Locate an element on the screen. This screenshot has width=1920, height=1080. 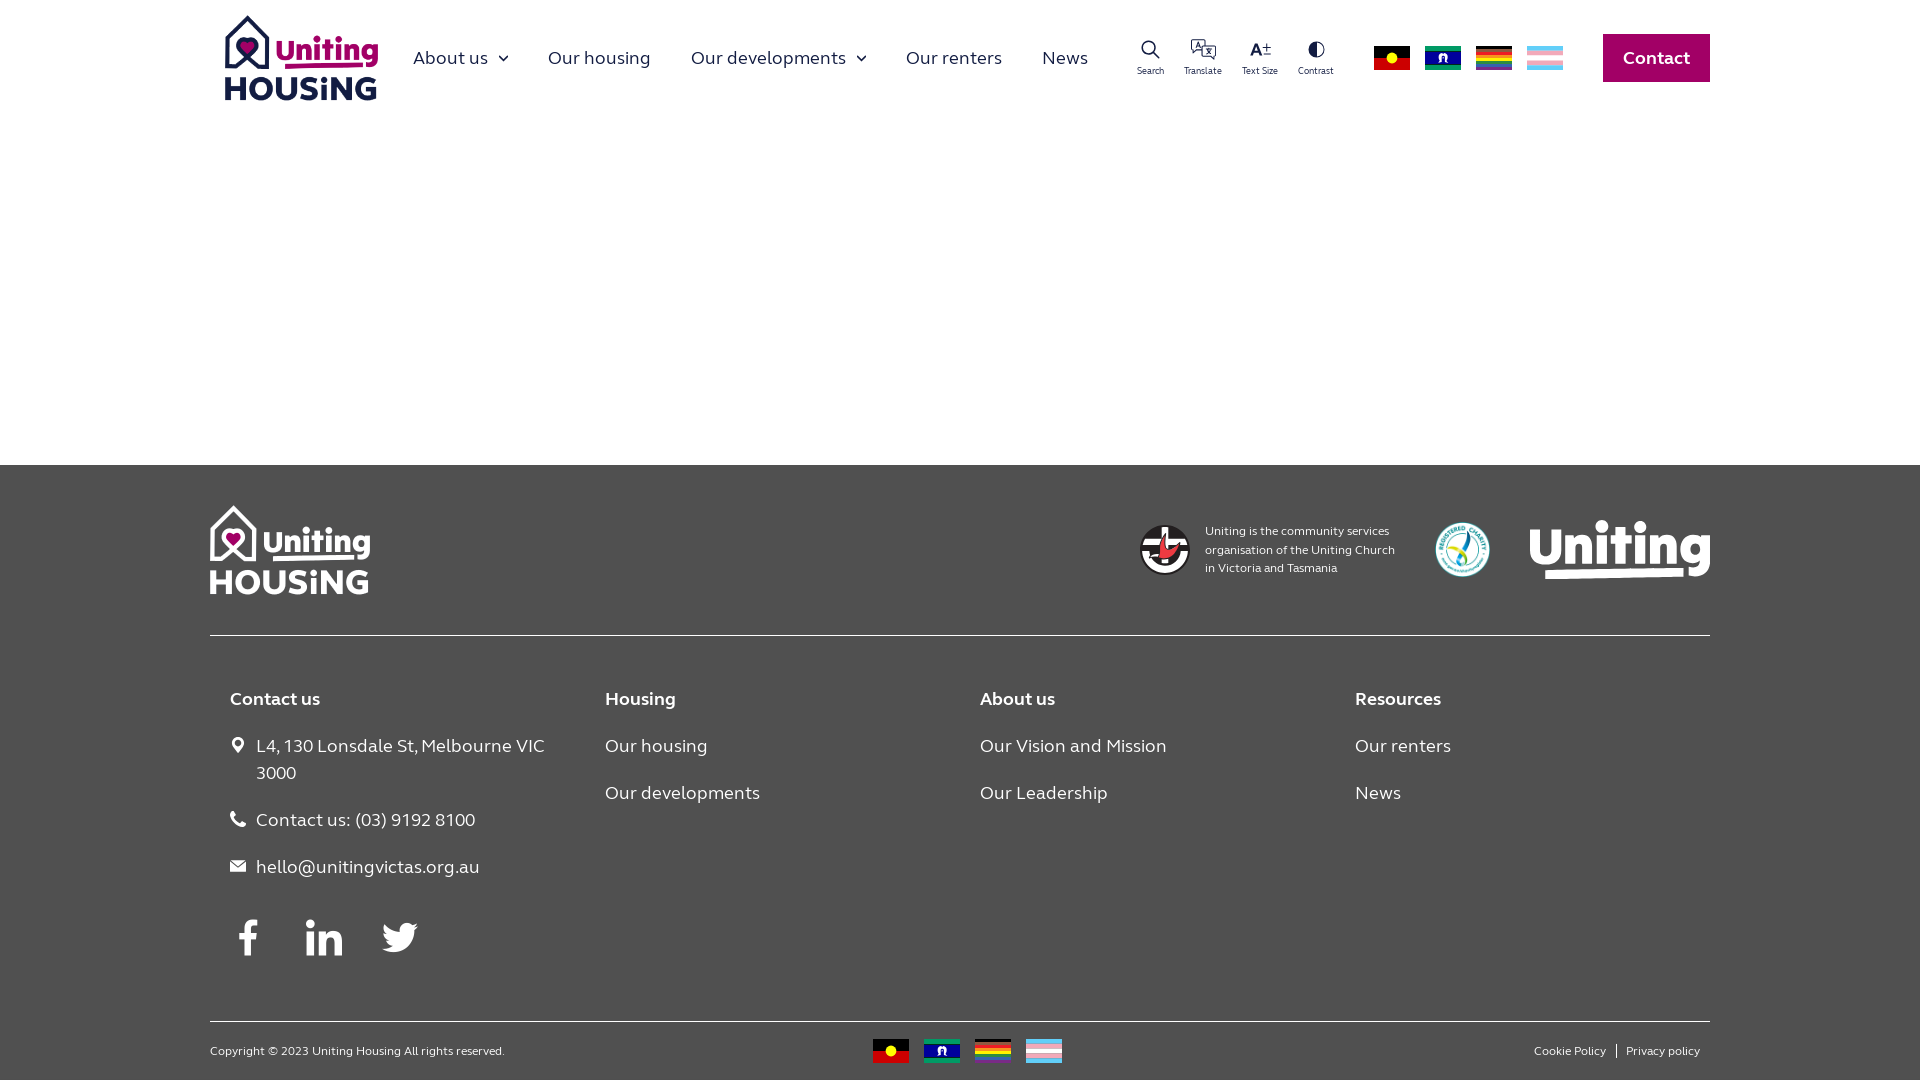
'Privacy policy' is located at coordinates (1662, 1049).